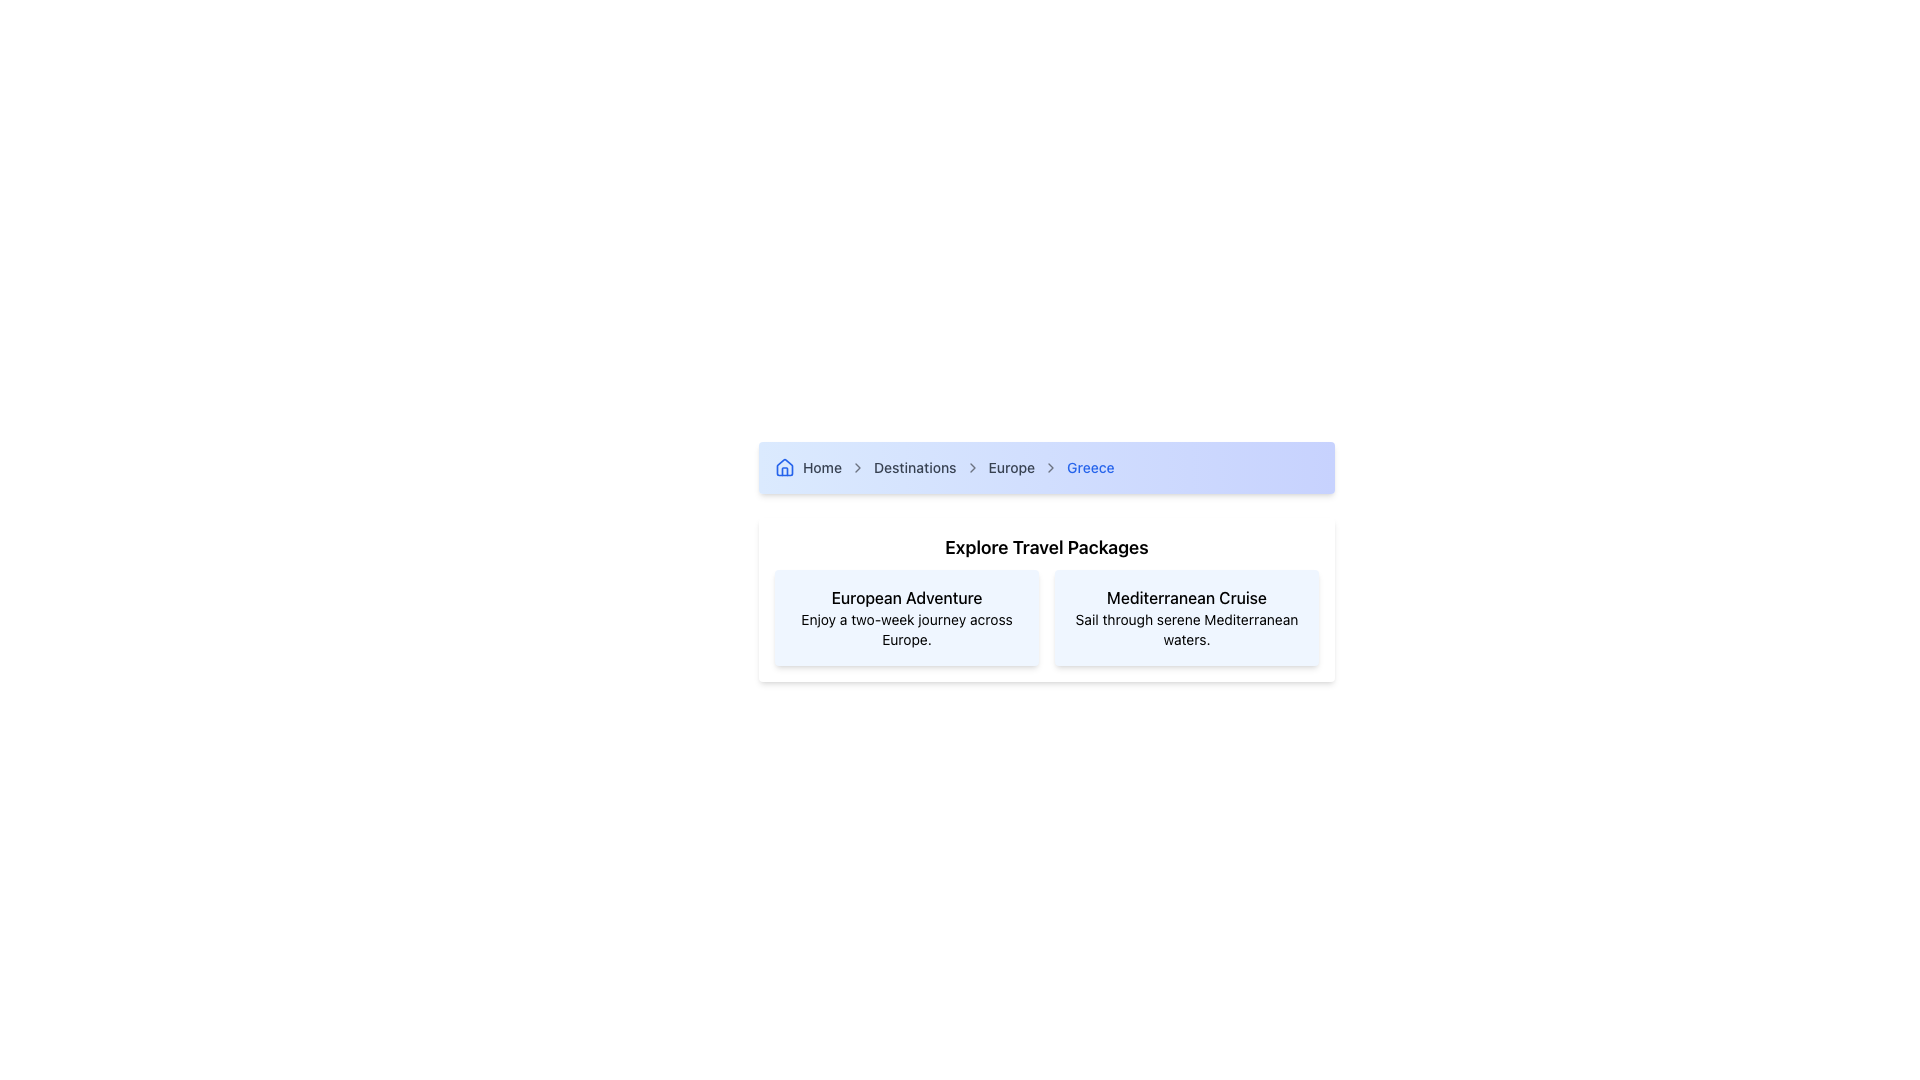 This screenshot has height=1080, width=1920. I want to click on the text content within the text block that contains 'Enjoy a two-week journey across Europe.' styled with 'text-sm', located below the heading 'European Adventure' in the left card of a two-card layout, so click(906, 628).